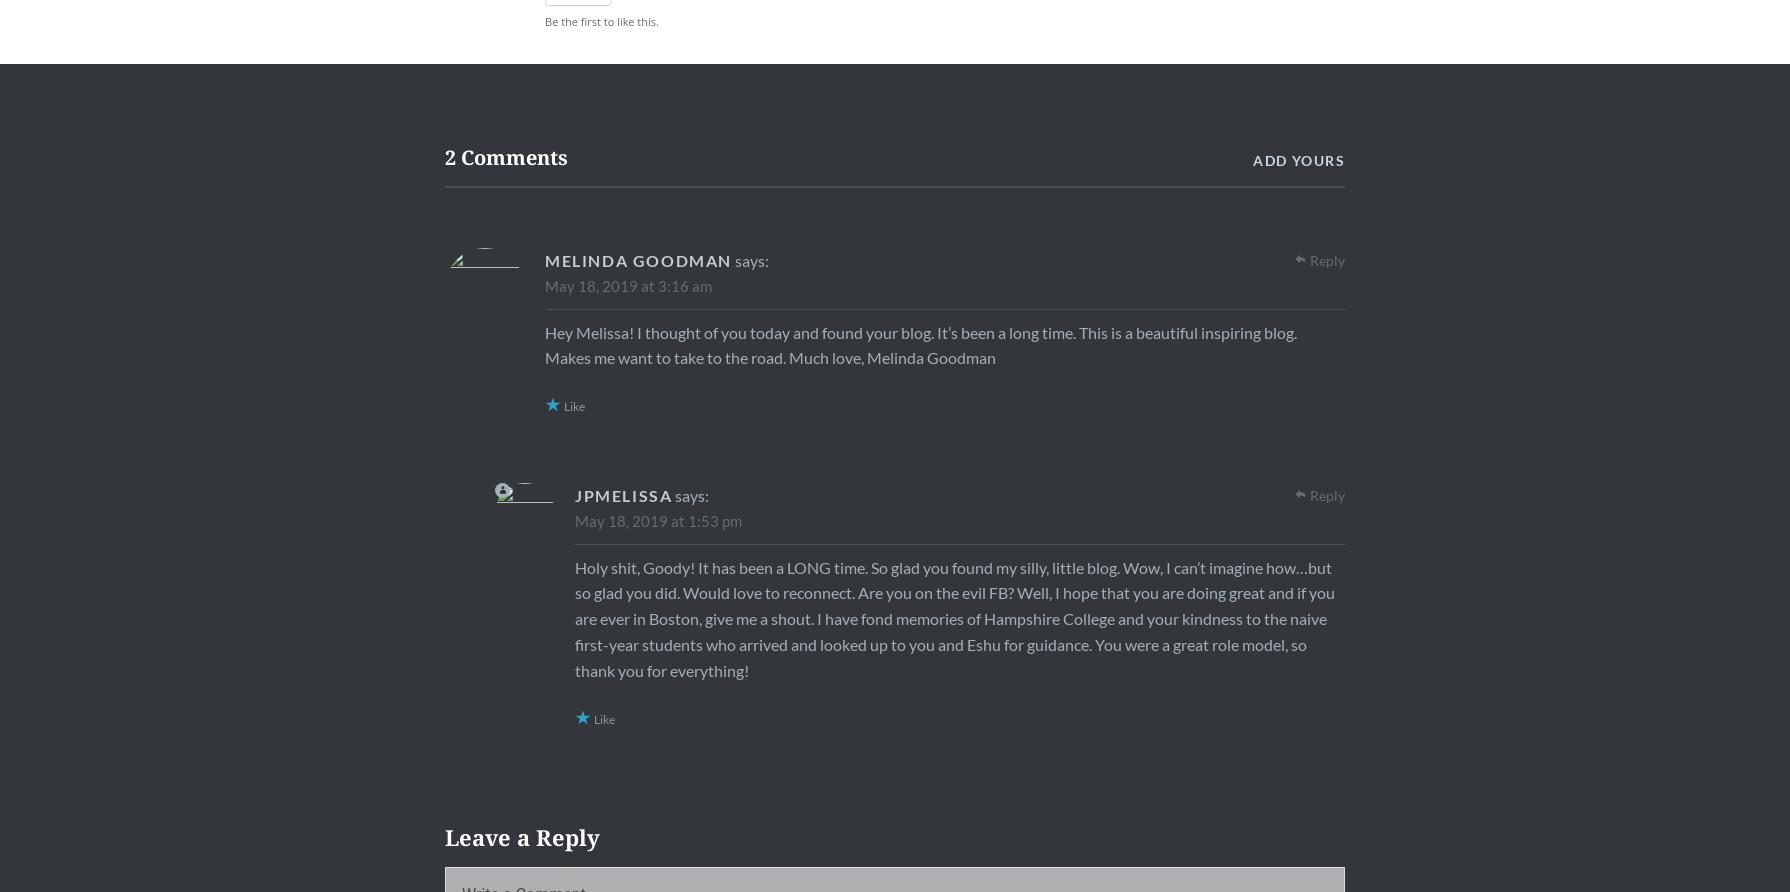 The width and height of the screenshot is (1790, 892). What do you see at coordinates (657, 521) in the screenshot?
I see `'May 18, 2019 at 1:53 pm'` at bounding box center [657, 521].